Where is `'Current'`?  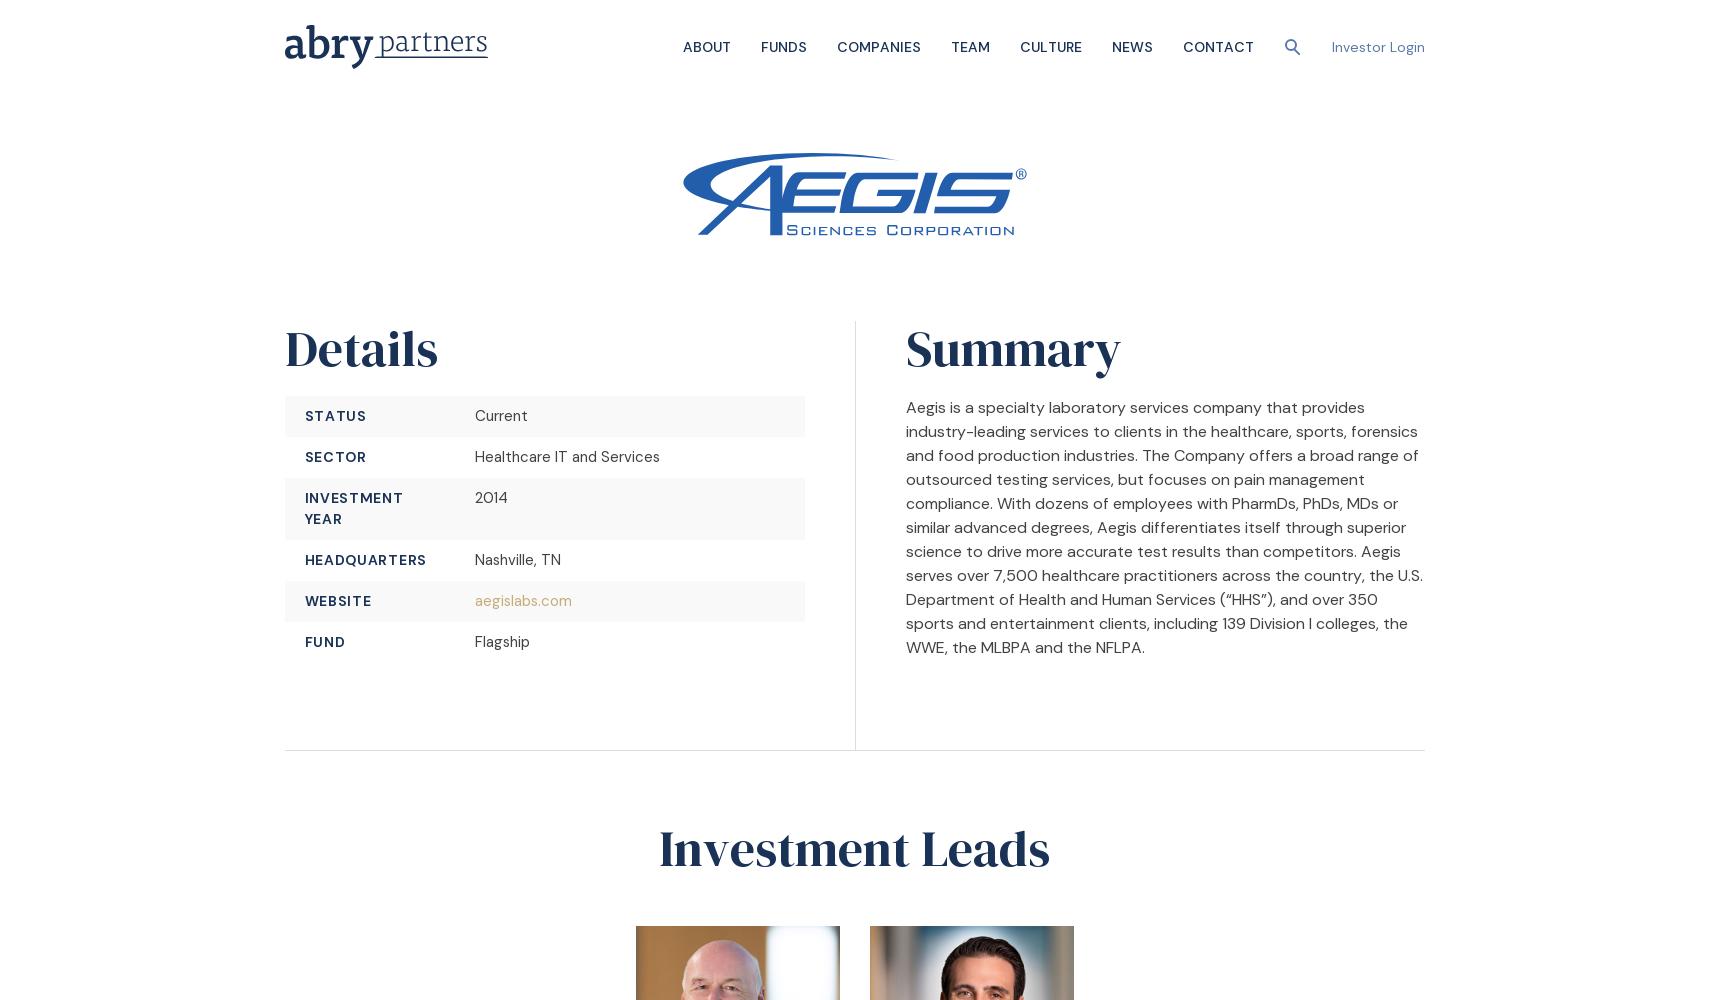
'Current' is located at coordinates (473, 416).